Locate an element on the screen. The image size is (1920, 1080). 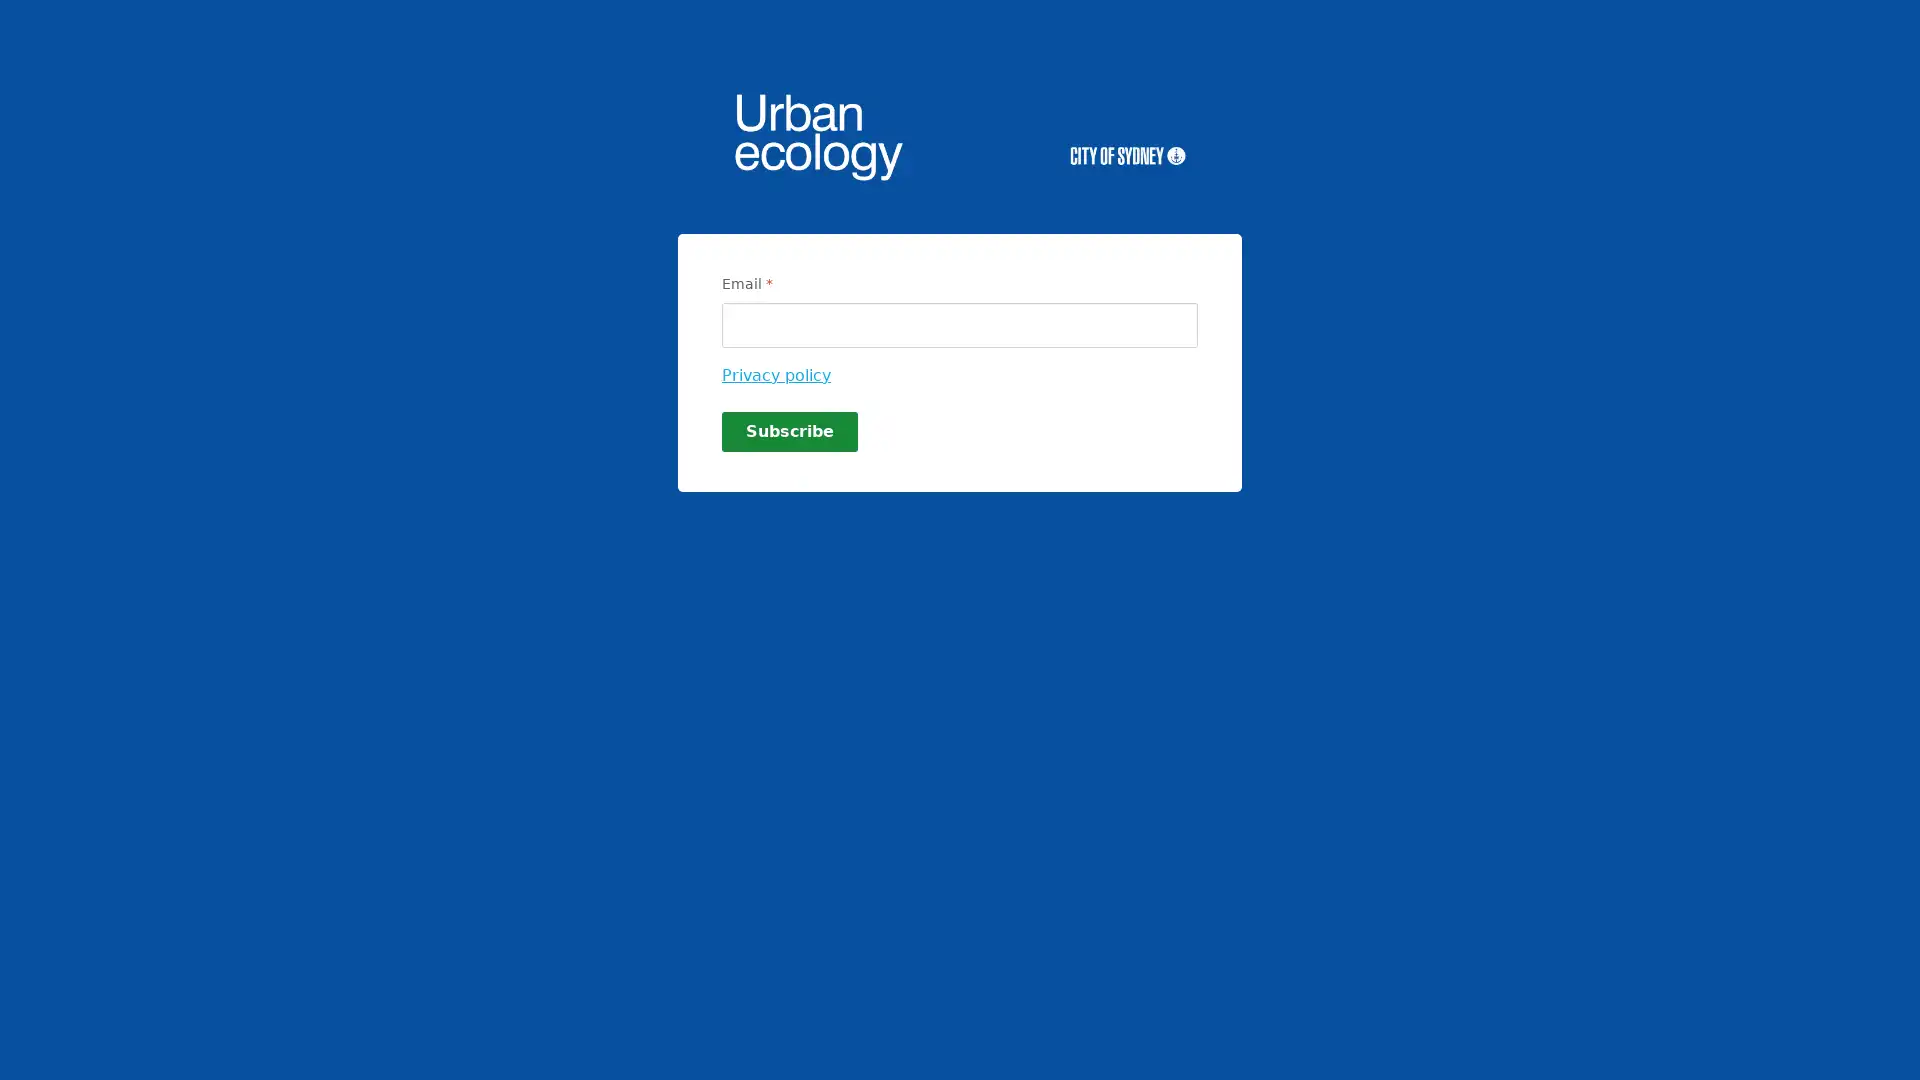
Subscribe is located at coordinates (789, 431).